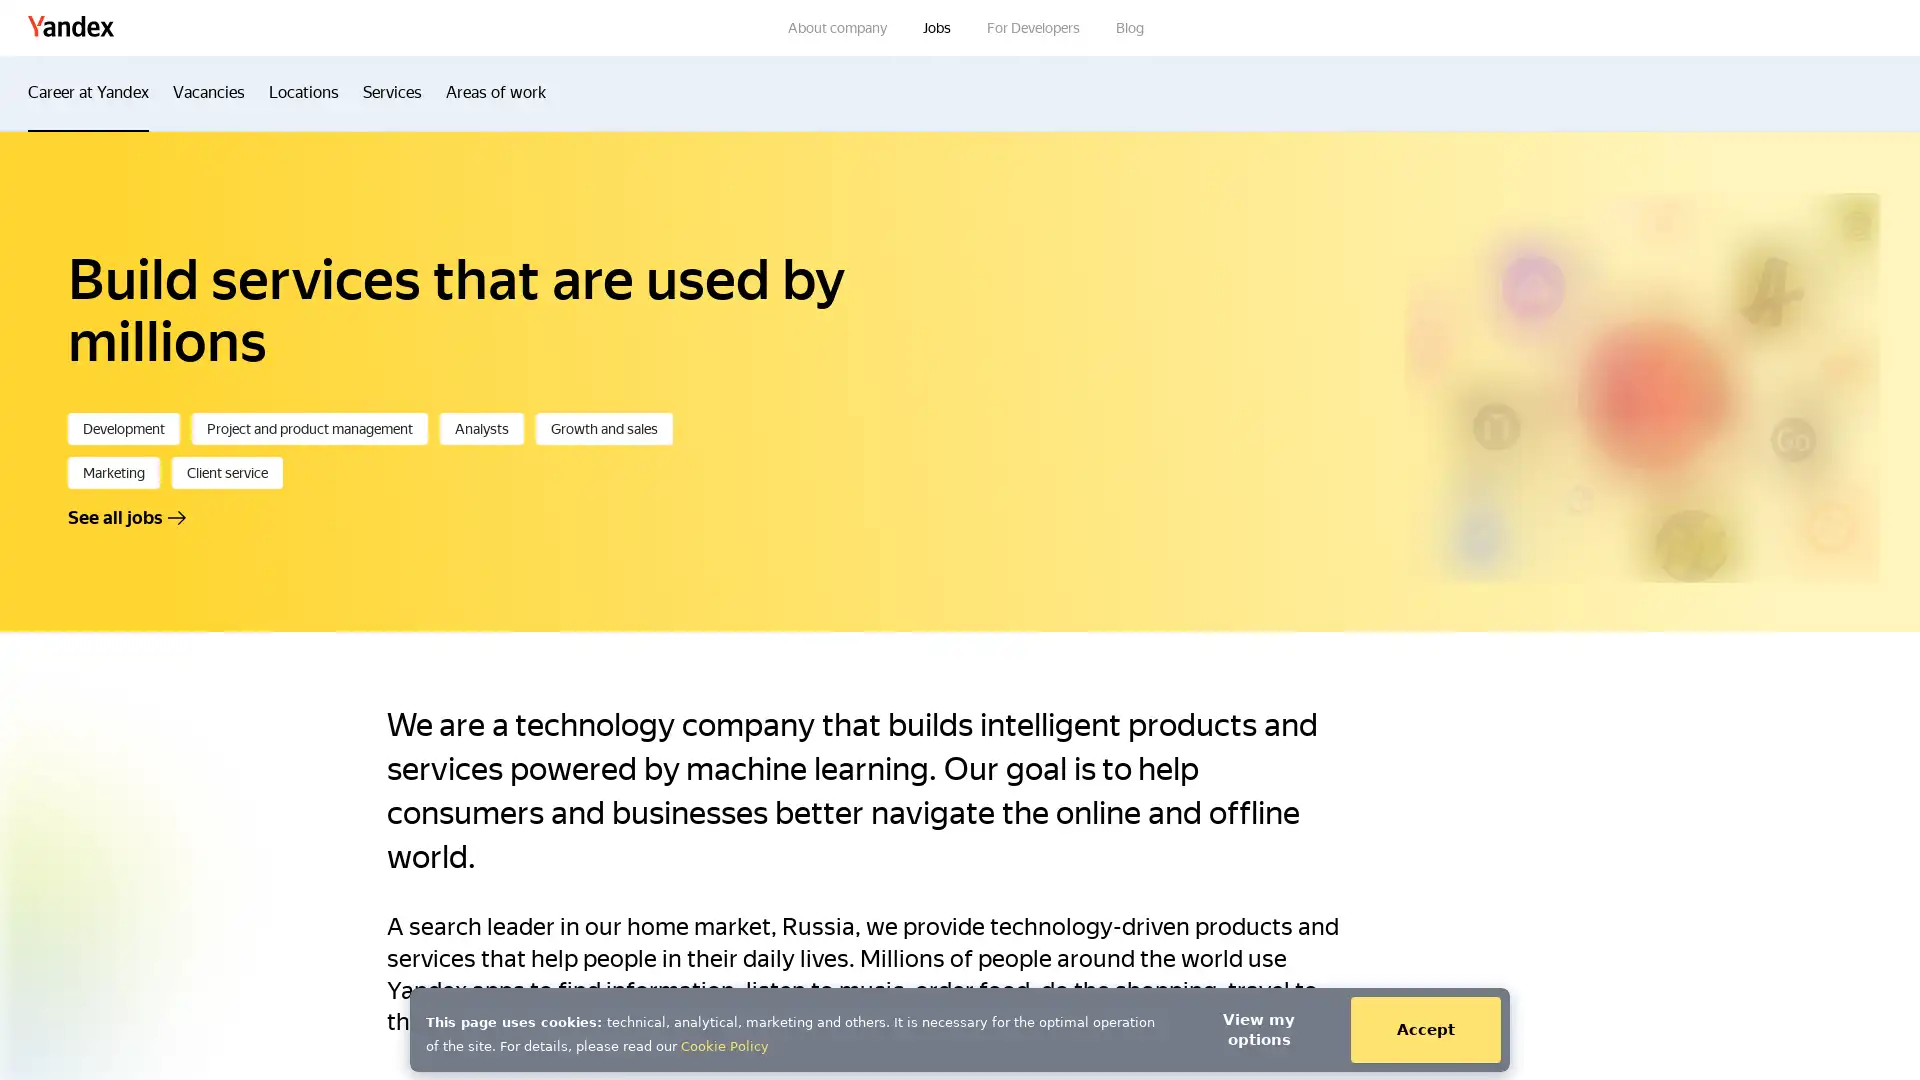 This screenshot has height=1080, width=1920. Describe the element at coordinates (1424, 1029) in the screenshot. I see `Accept` at that location.